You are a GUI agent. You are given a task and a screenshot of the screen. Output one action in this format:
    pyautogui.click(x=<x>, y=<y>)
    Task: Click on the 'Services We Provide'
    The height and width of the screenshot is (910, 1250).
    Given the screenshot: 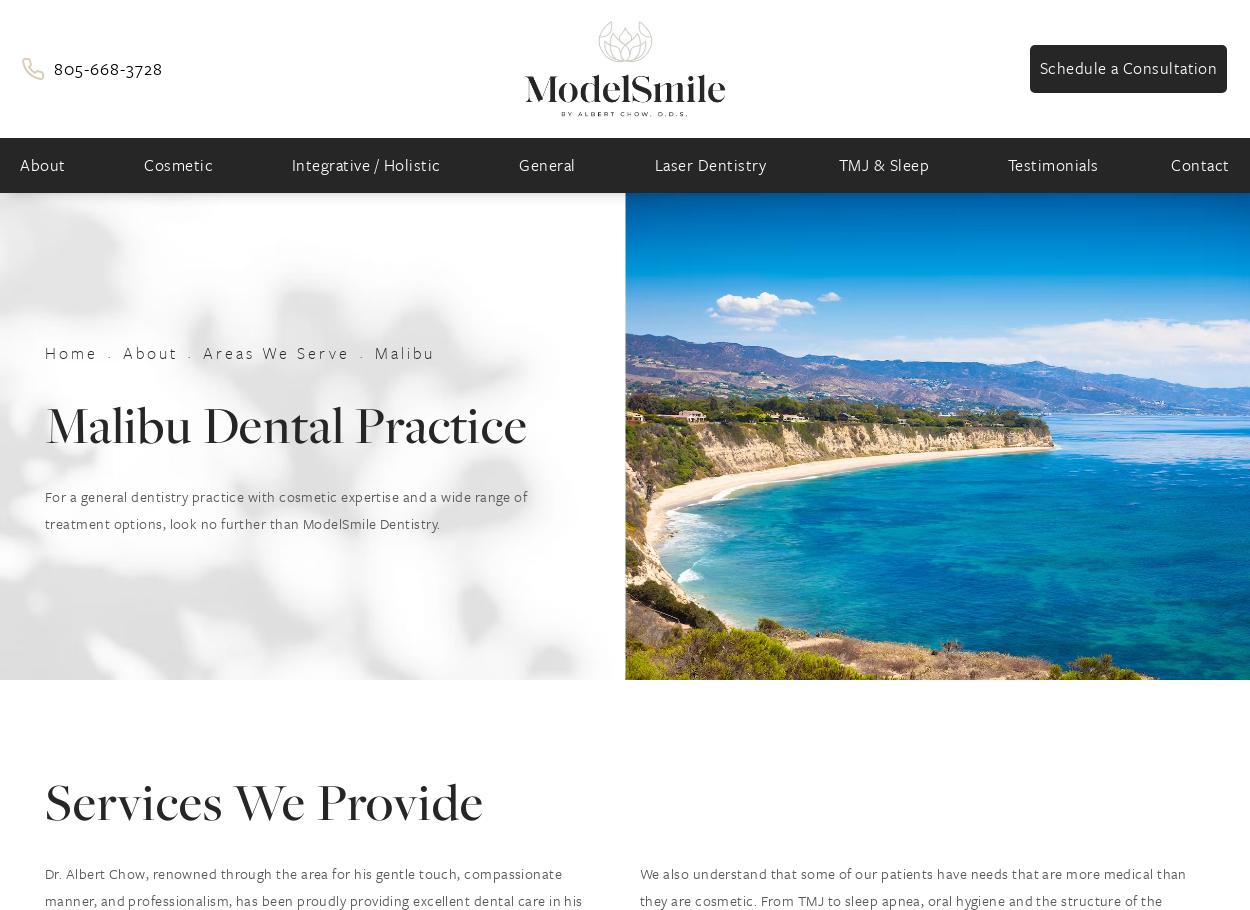 What is the action you would take?
    pyautogui.click(x=45, y=800)
    